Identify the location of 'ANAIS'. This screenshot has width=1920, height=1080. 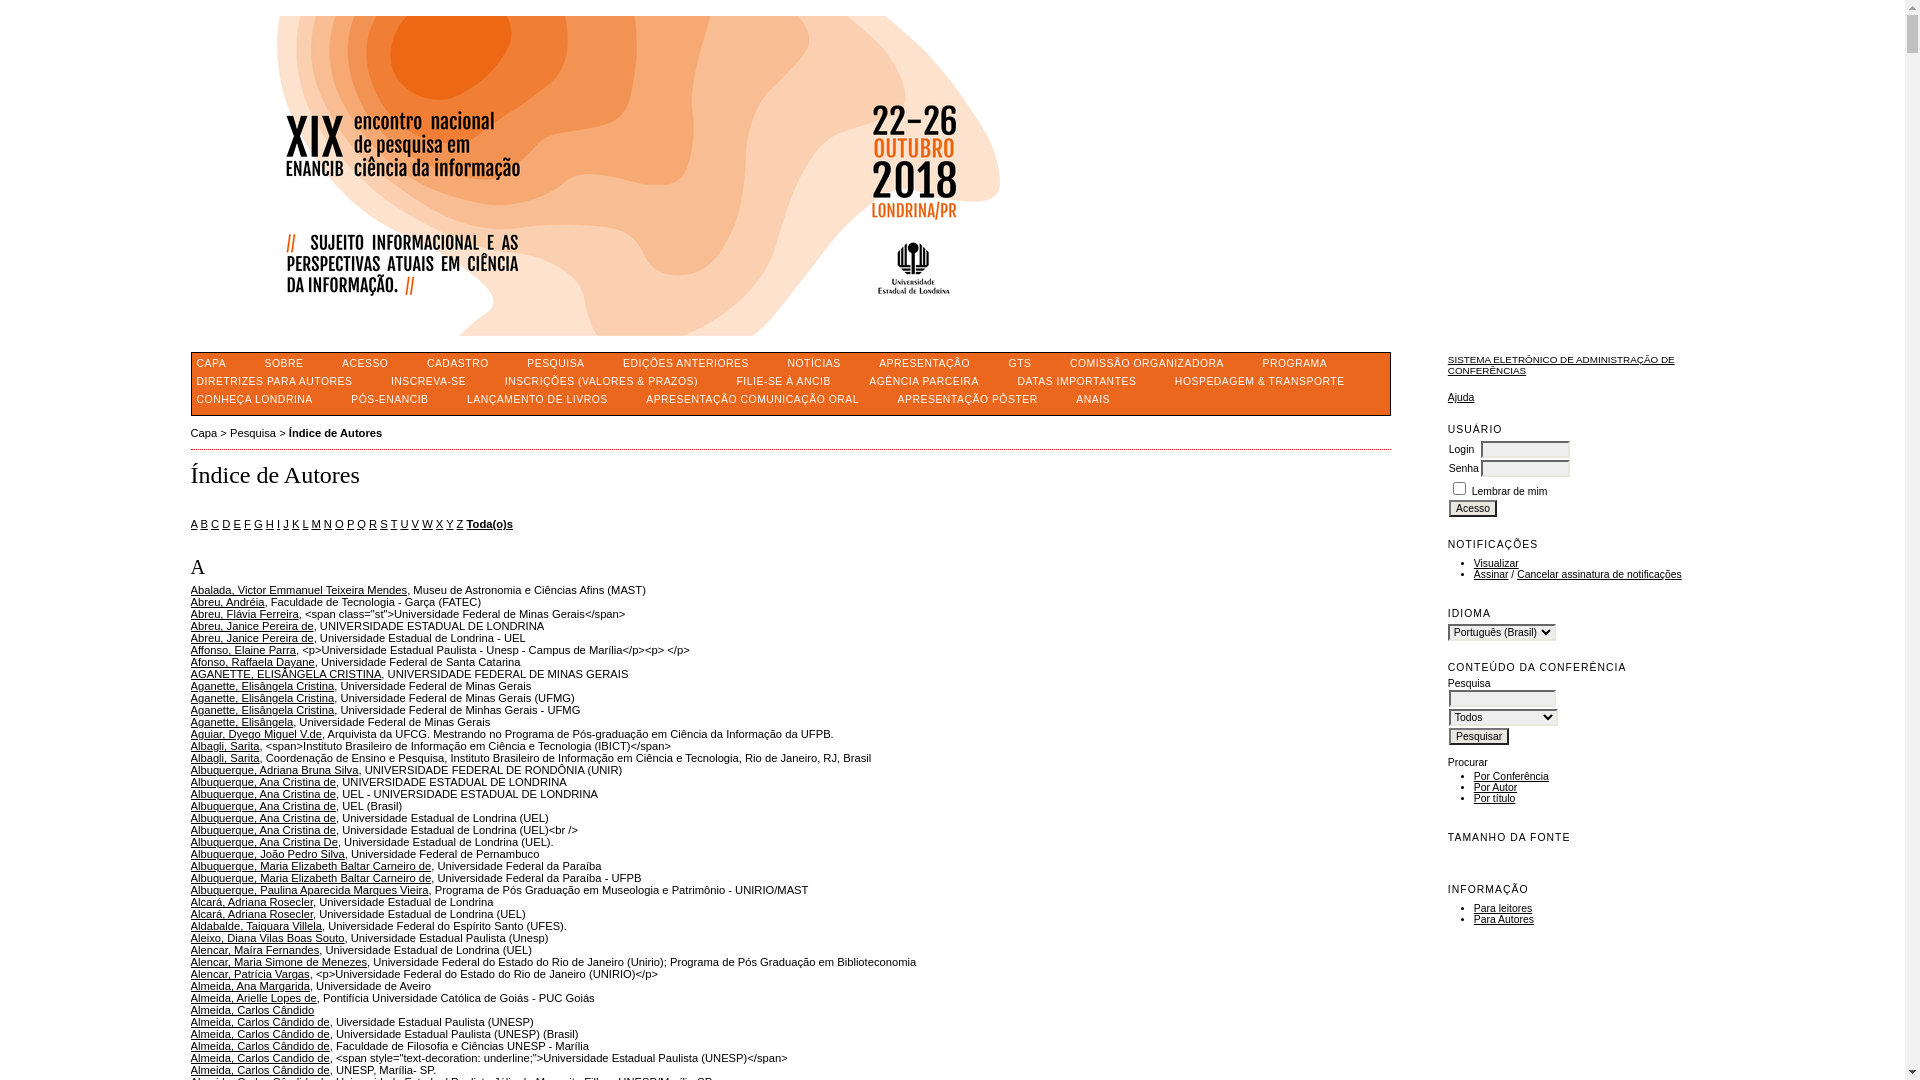
(1092, 399).